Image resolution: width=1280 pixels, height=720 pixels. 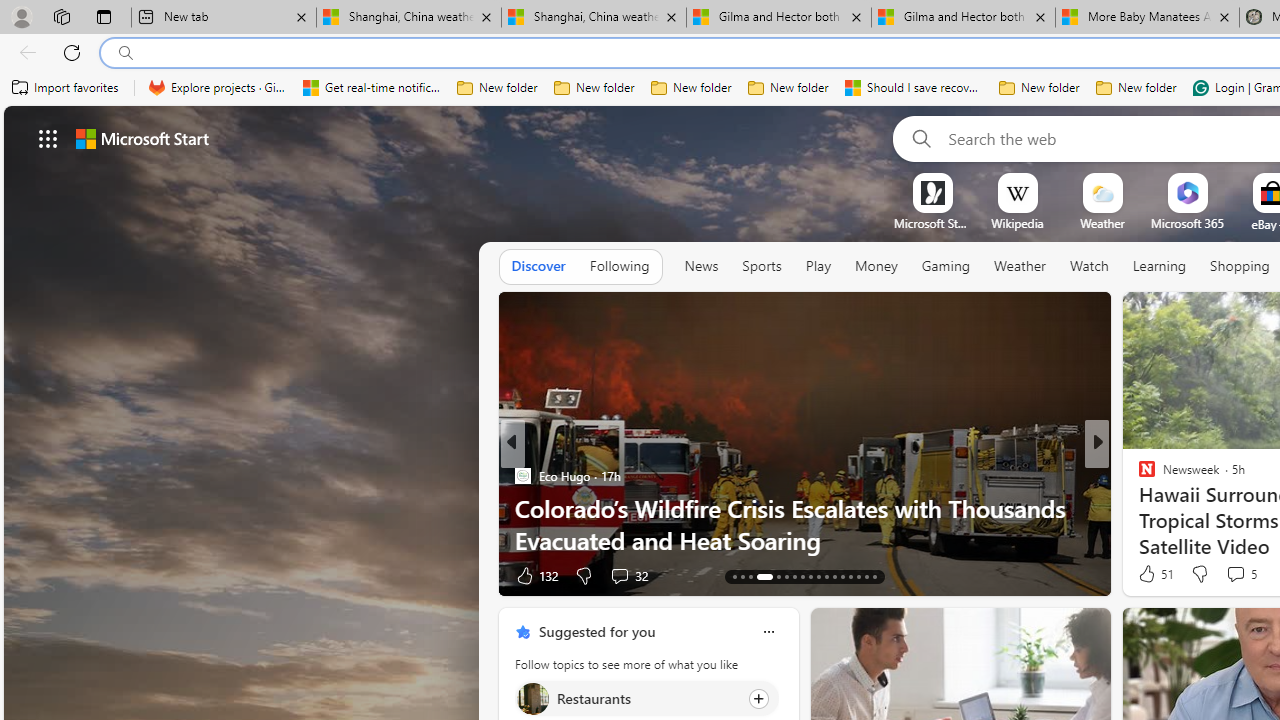 What do you see at coordinates (1145, 575) in the screenshot?
I see `'9 Like'` at bounding box center [1145, 575].